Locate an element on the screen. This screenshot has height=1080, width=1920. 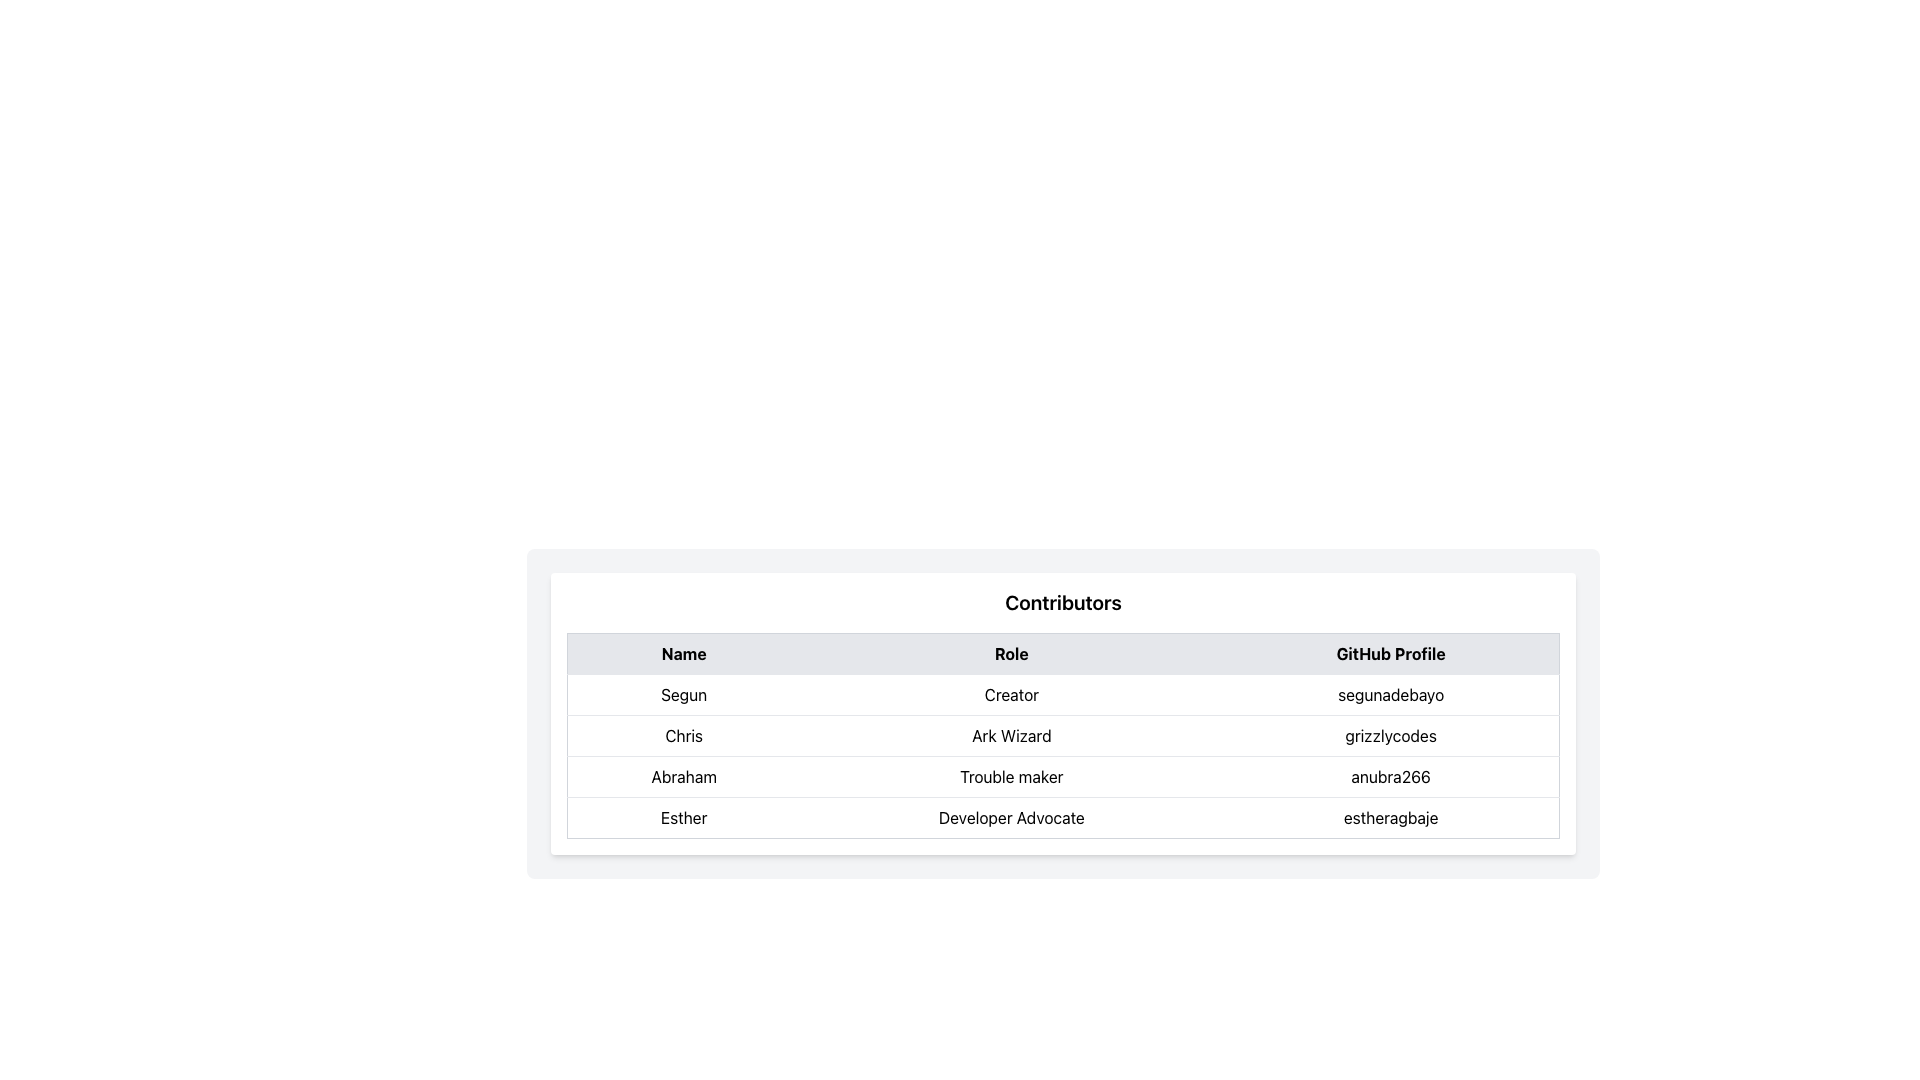
text label displaying the role 'Trouble maker' associated with the contributor 'Abraham' in the second column of the table is located at coordinates (1011, 775).